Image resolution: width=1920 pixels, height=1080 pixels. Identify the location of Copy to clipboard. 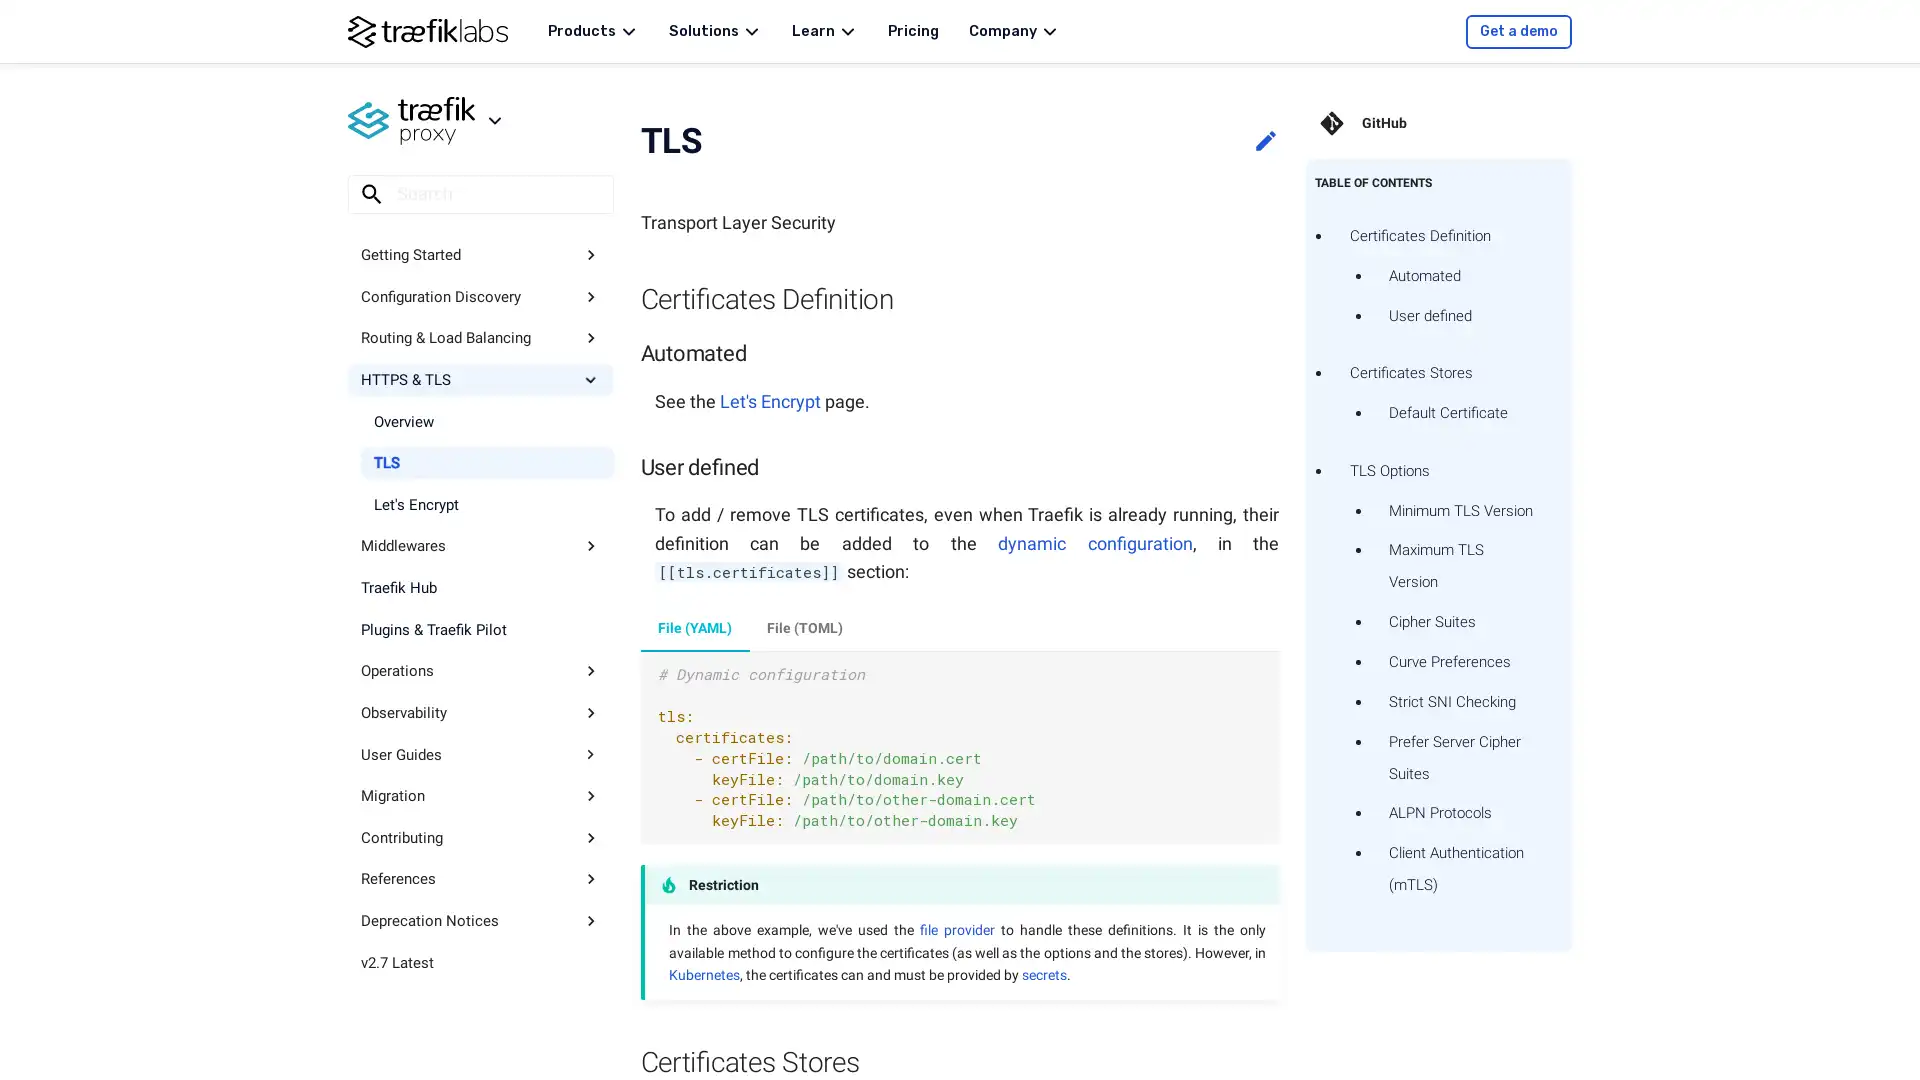
(1896, 21).